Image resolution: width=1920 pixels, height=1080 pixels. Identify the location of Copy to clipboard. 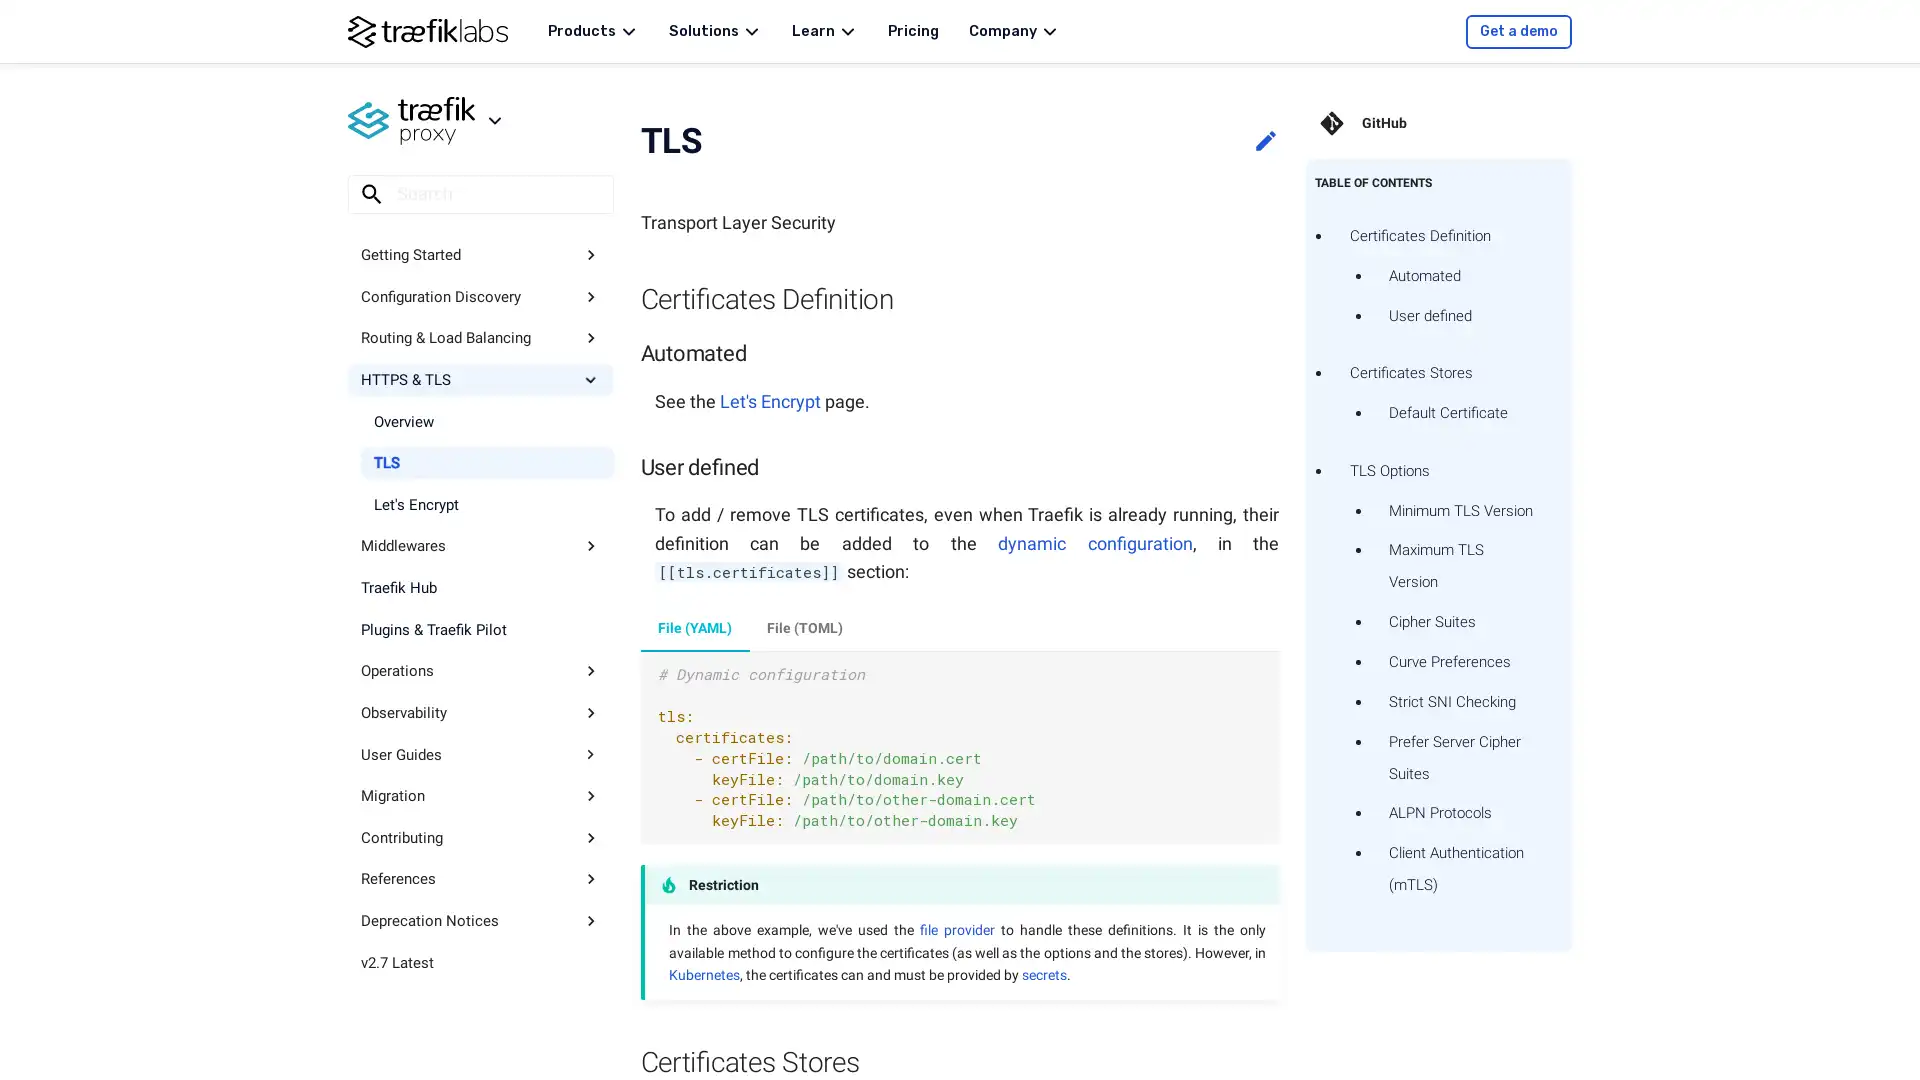
(1896, 21).